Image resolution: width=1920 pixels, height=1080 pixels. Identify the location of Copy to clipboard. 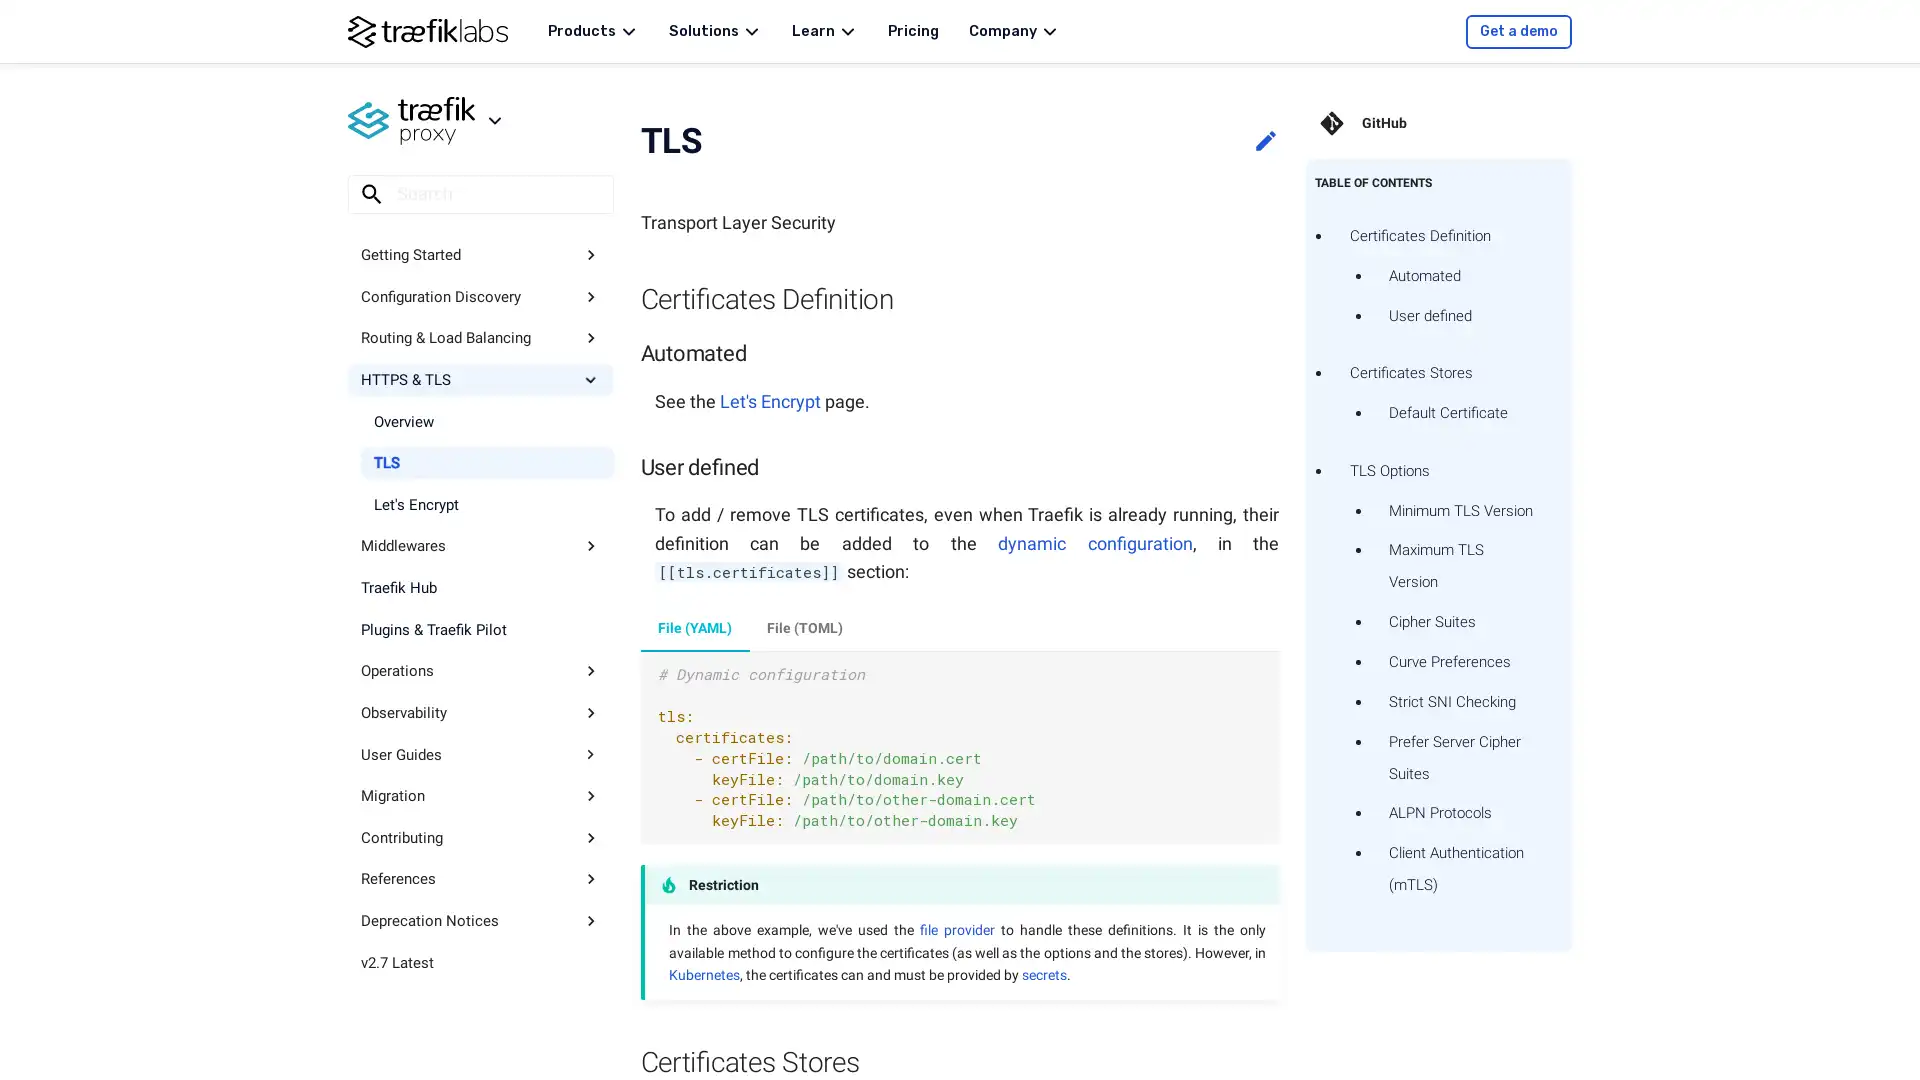
(1896, 21).